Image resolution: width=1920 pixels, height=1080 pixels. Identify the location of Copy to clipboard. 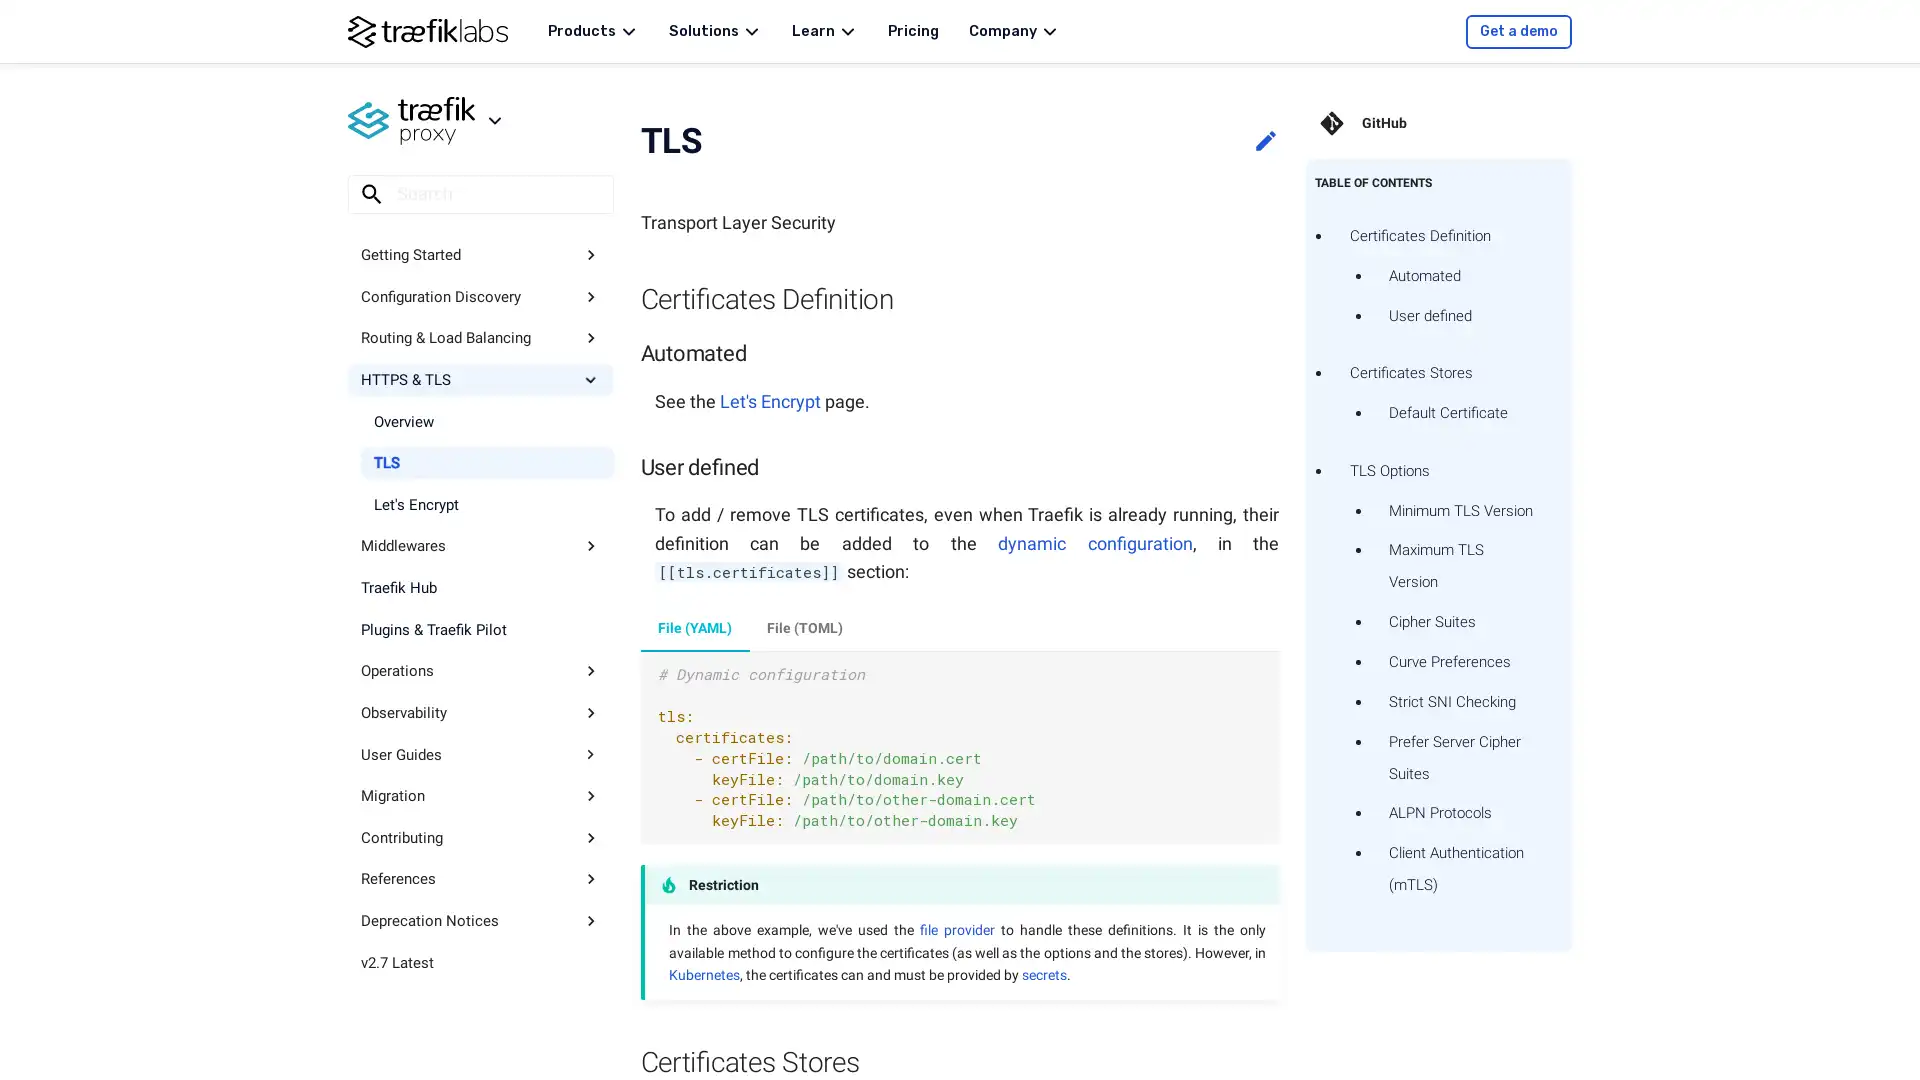
(1896, 21).